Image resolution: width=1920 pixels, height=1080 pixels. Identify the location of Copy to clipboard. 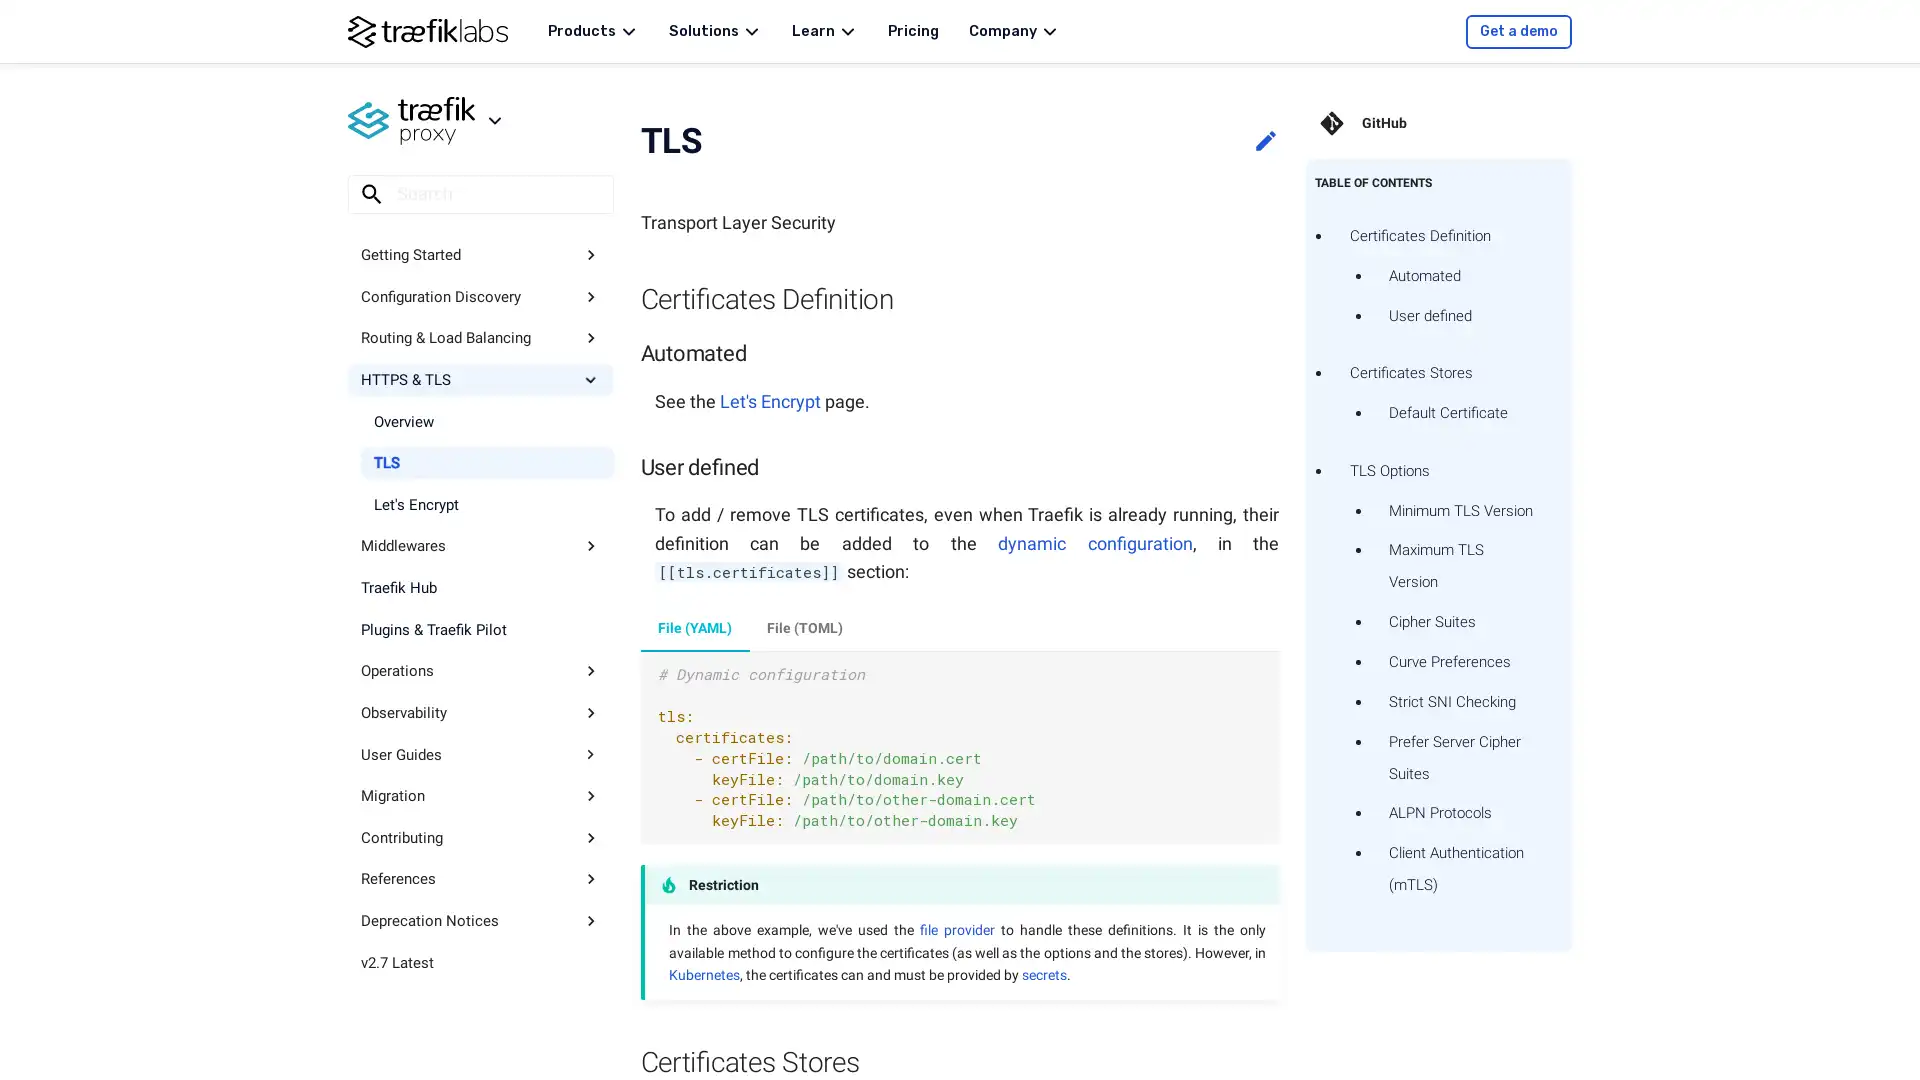
(1896, 21).